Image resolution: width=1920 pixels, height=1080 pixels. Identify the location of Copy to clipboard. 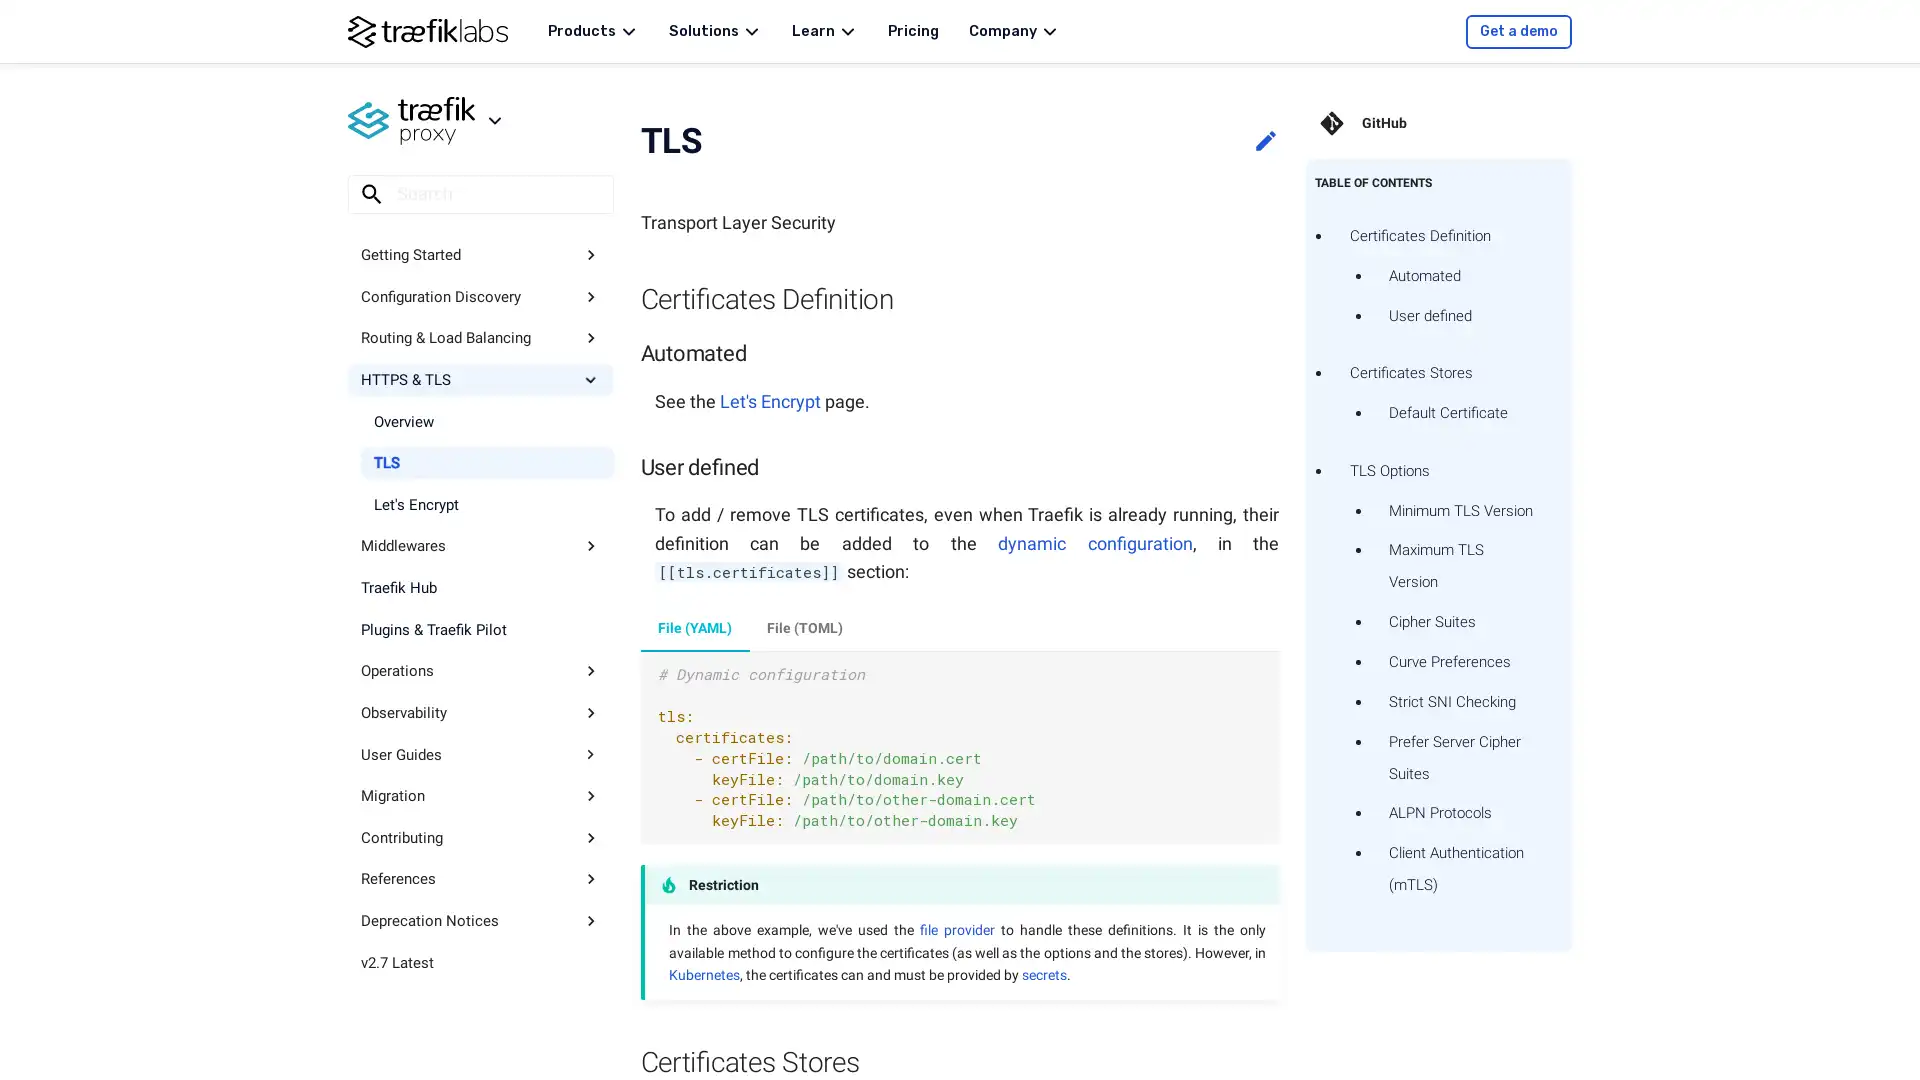
(1896, 21).